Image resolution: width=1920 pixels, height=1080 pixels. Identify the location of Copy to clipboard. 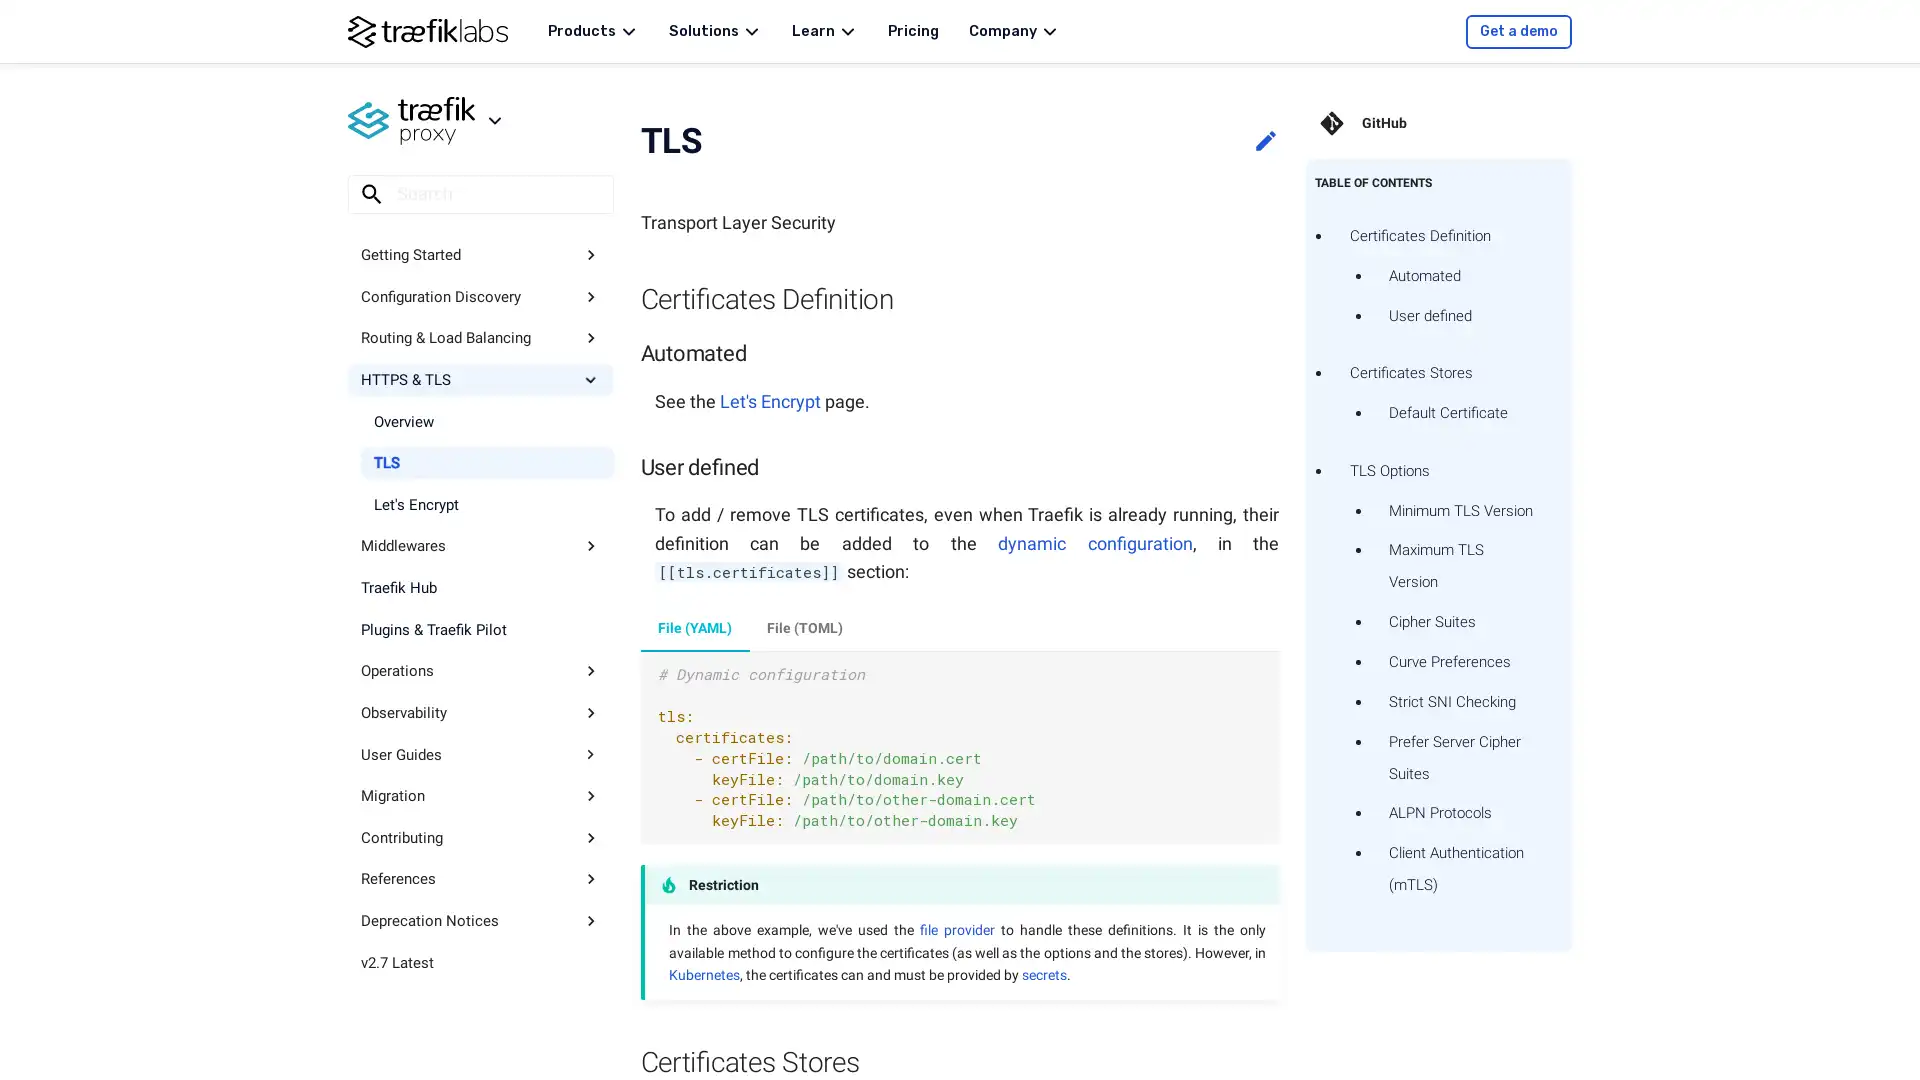
(1896, 21).